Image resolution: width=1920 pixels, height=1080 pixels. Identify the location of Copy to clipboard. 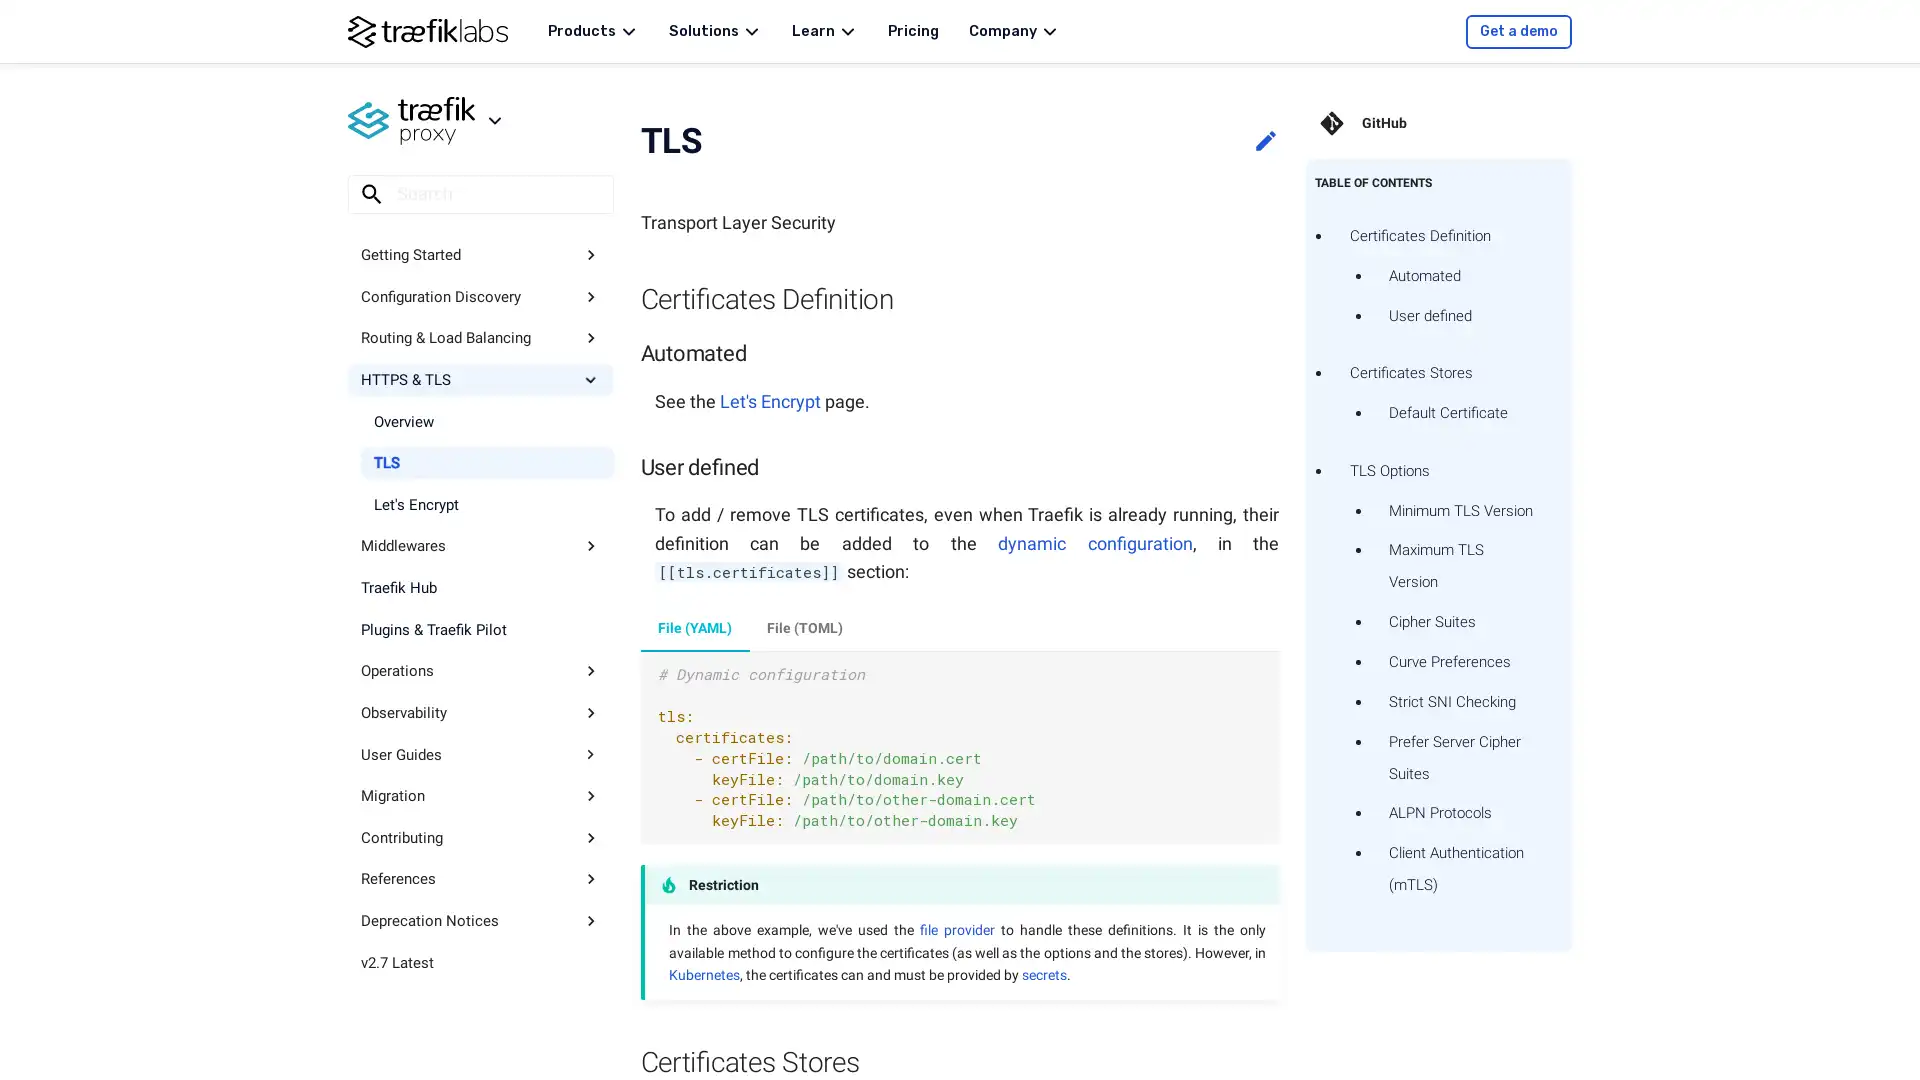
(1896, 21).